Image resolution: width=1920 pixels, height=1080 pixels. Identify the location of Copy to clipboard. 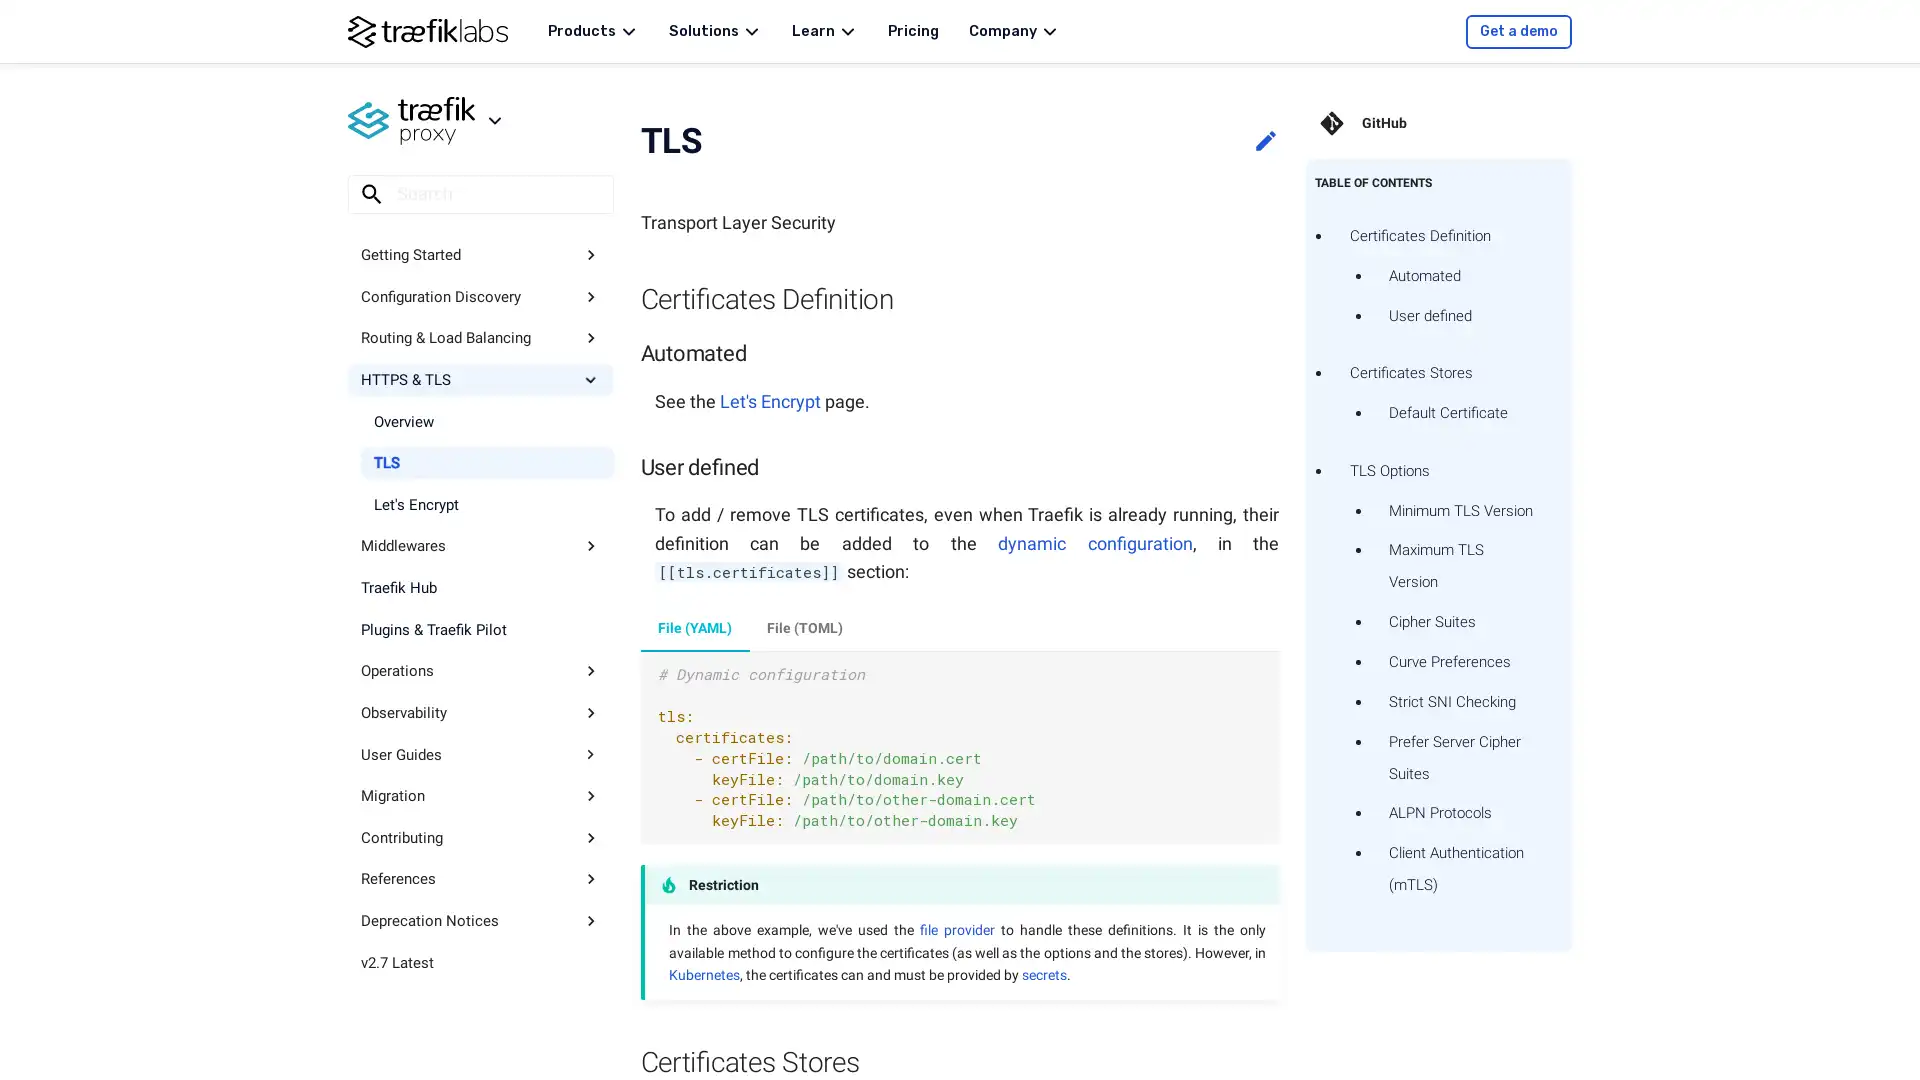
(1896, 21).